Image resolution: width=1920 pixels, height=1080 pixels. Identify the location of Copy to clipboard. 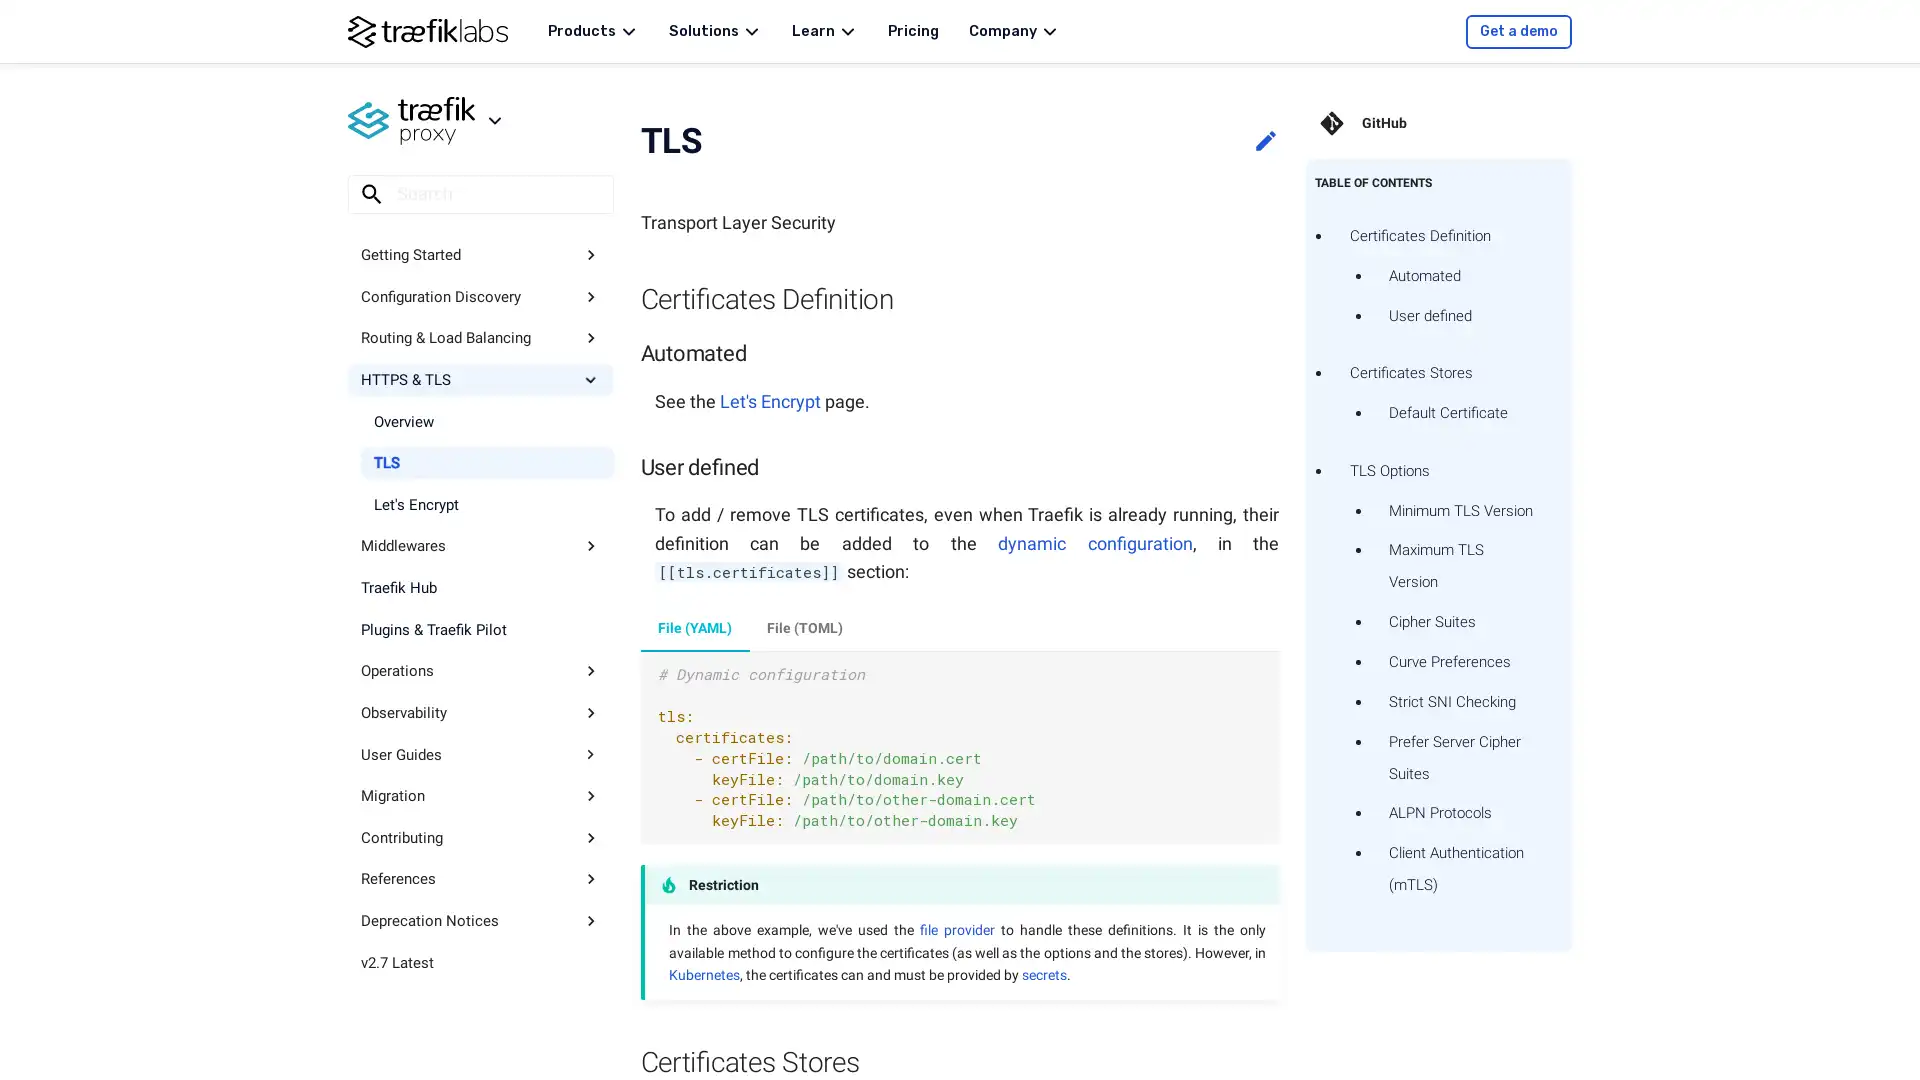
(1896, 21).